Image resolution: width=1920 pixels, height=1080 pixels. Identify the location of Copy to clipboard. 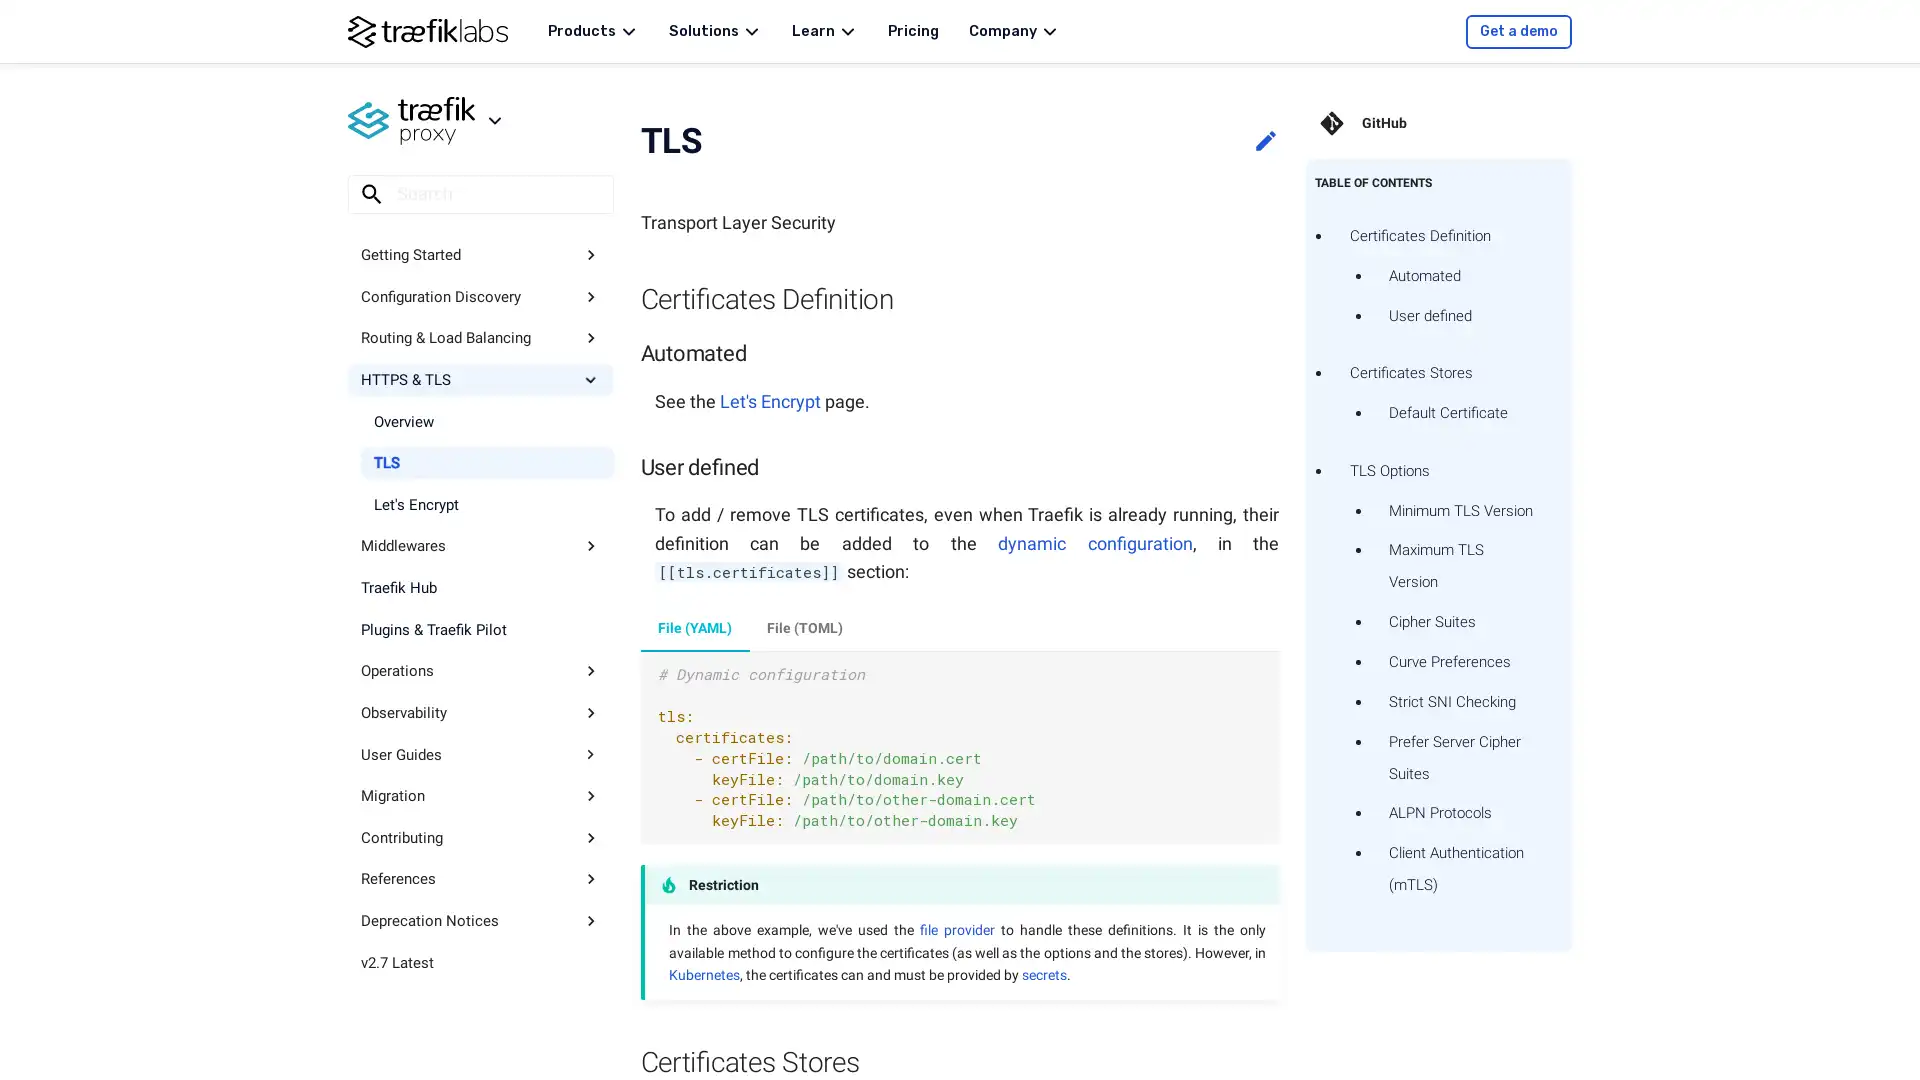
(1896, 21).